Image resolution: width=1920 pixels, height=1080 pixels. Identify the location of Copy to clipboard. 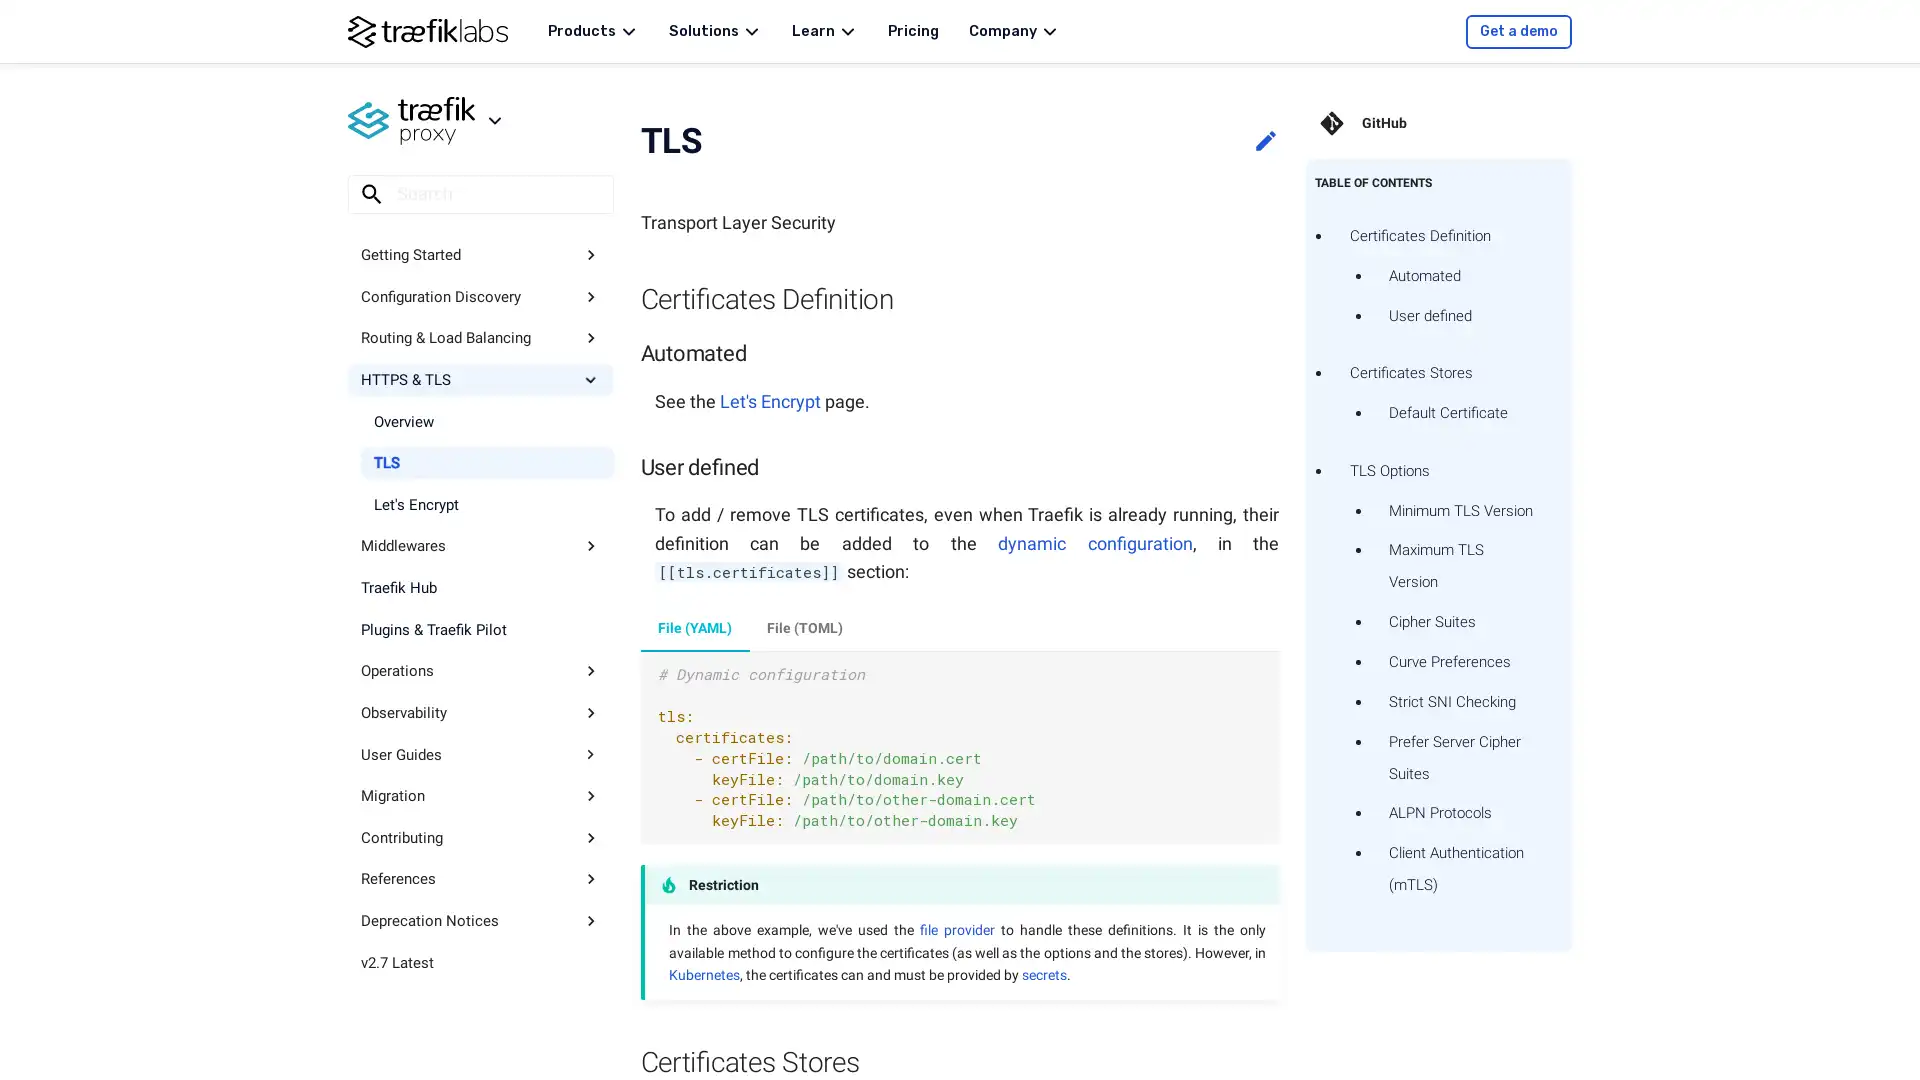
(1896, 21).